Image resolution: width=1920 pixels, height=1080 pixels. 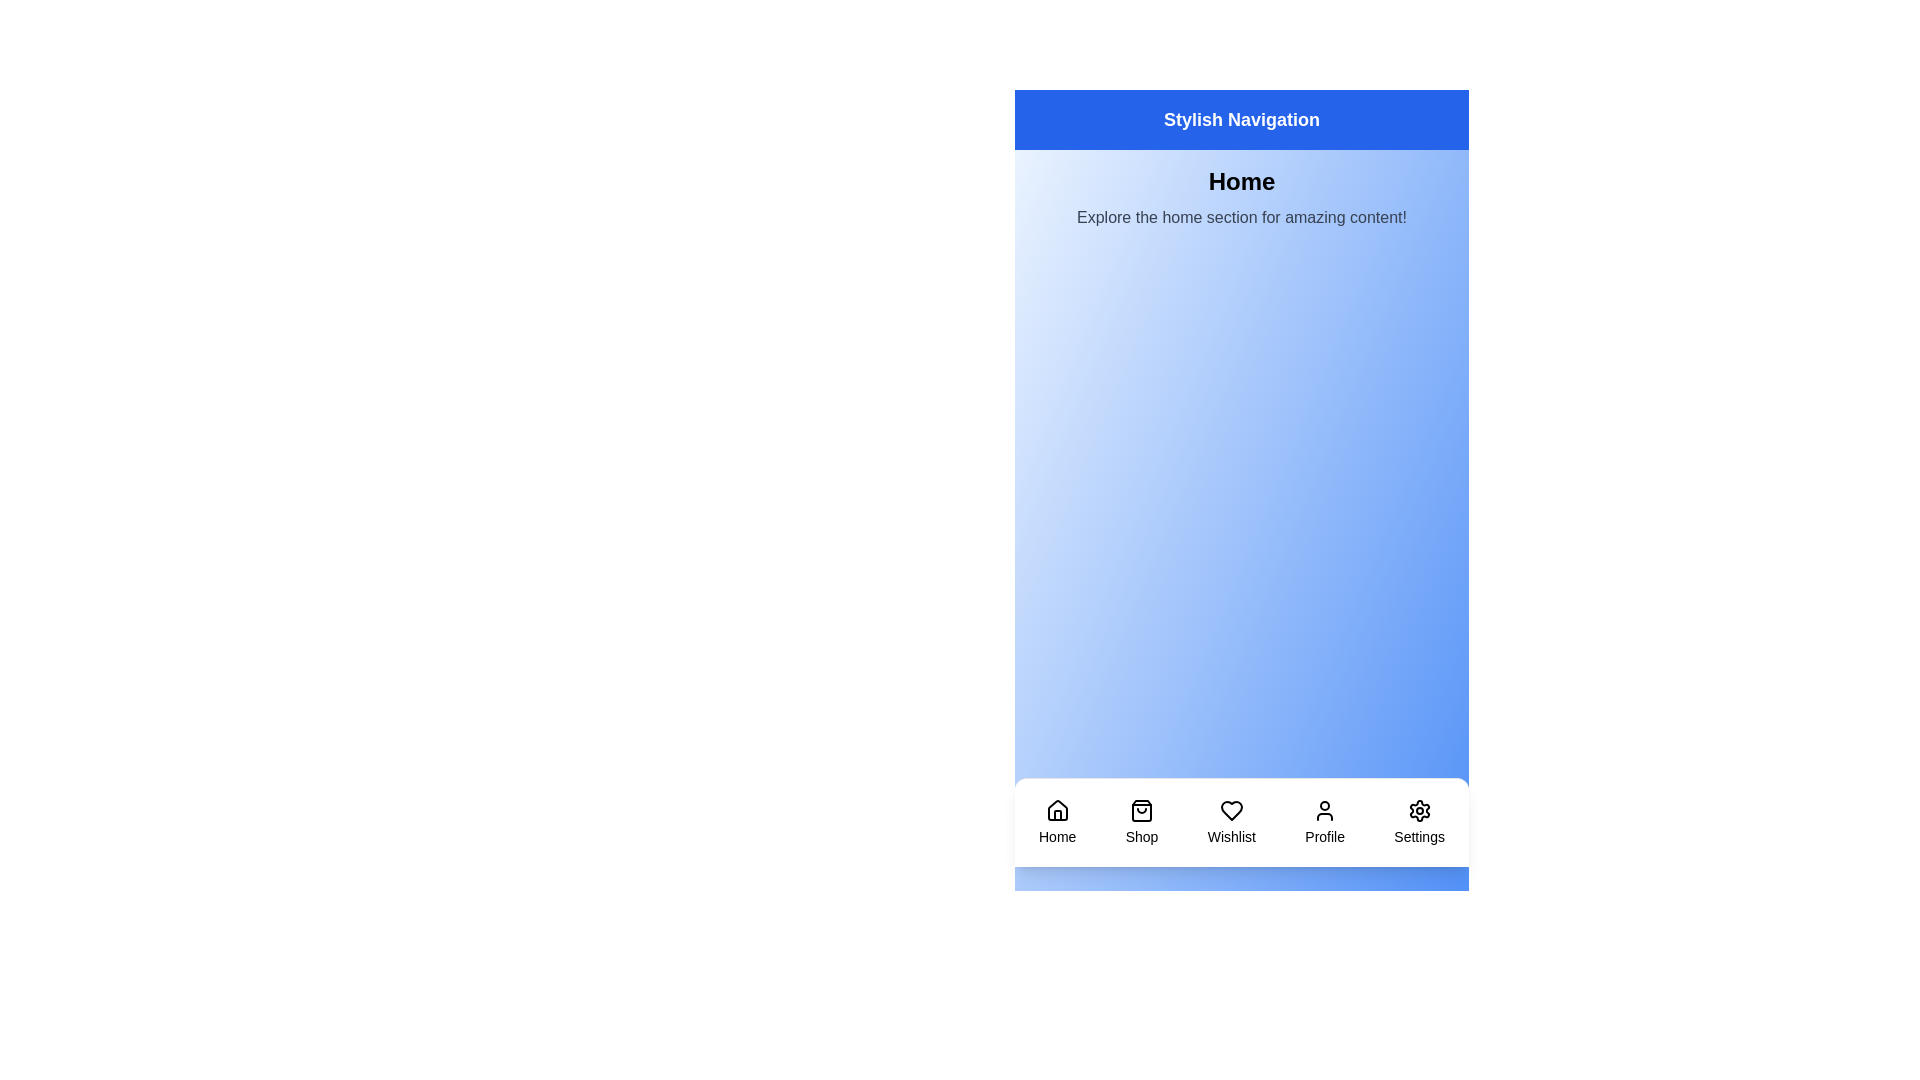 I want to click on the Profile tab in the bottom navigation bar, so click(x=1324, y=822).